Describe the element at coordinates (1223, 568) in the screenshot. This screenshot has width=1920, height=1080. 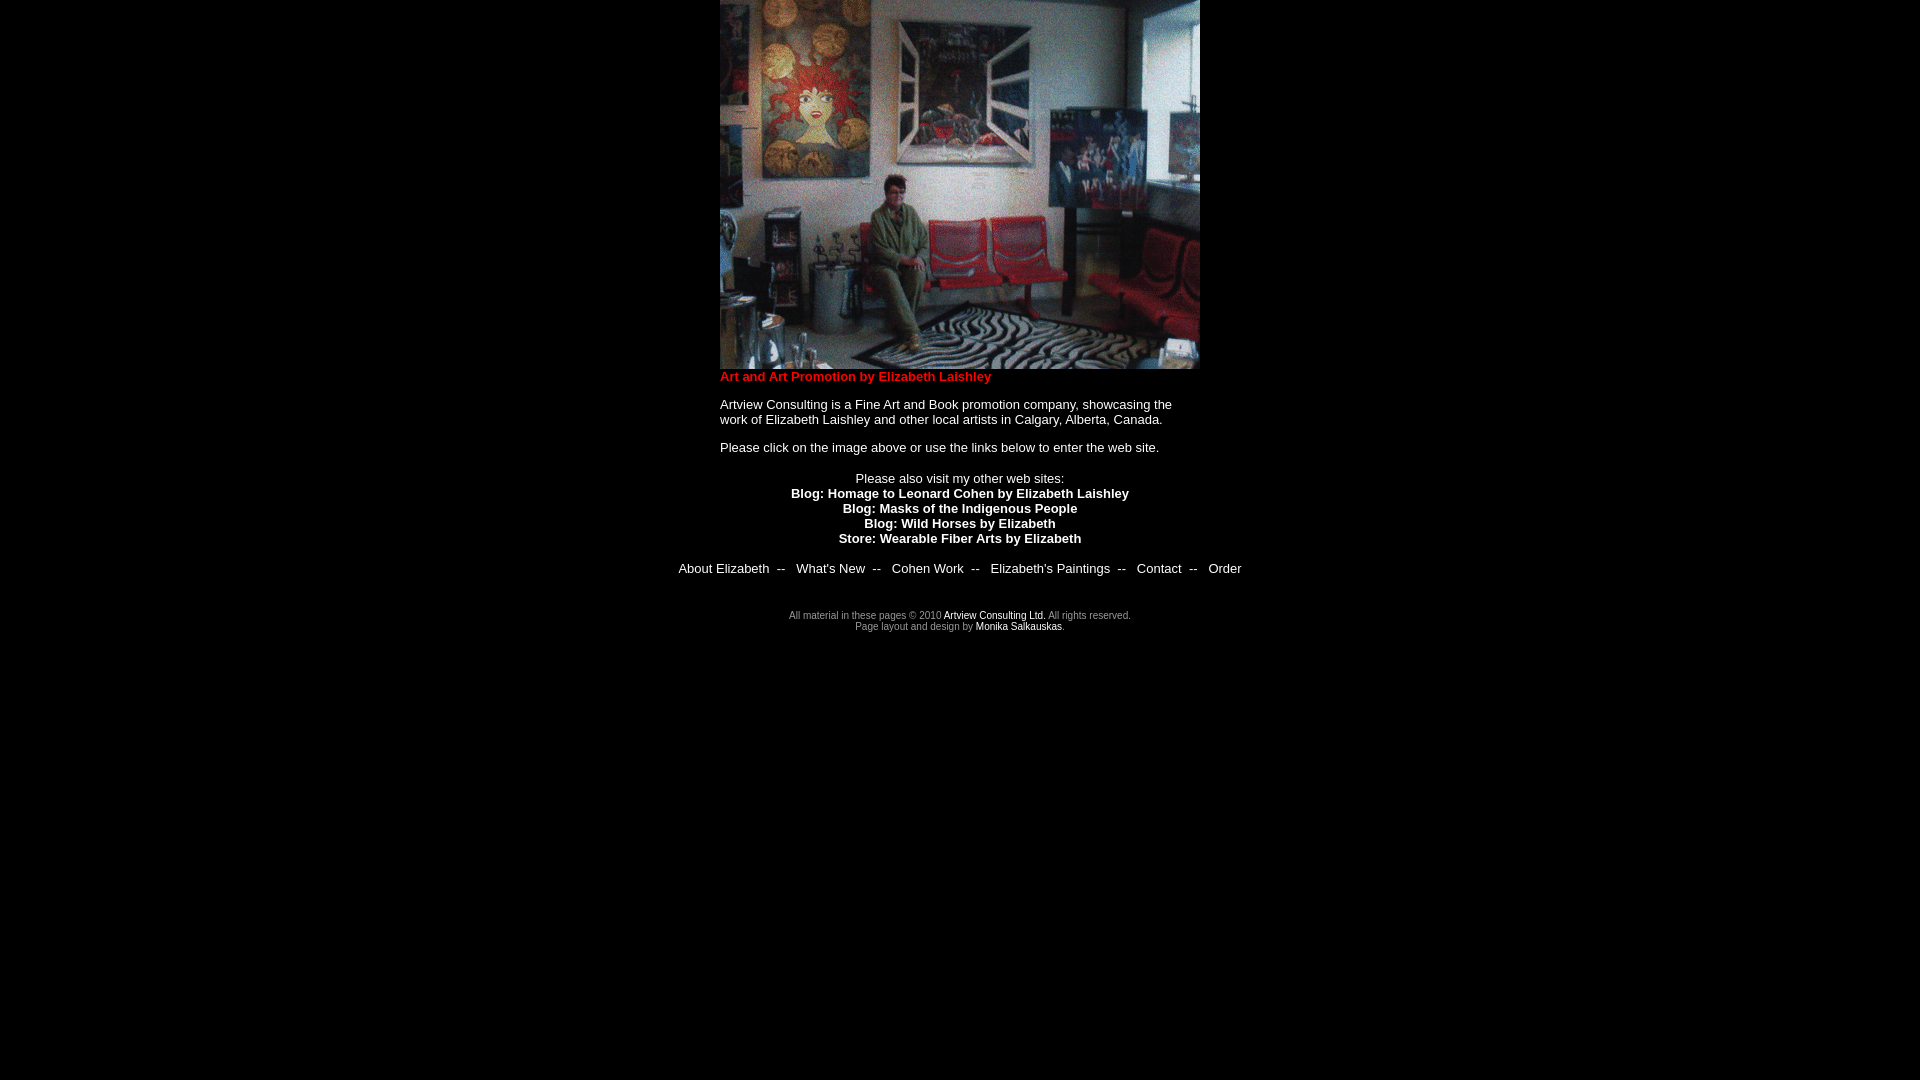
I see `'Order'` at that location.